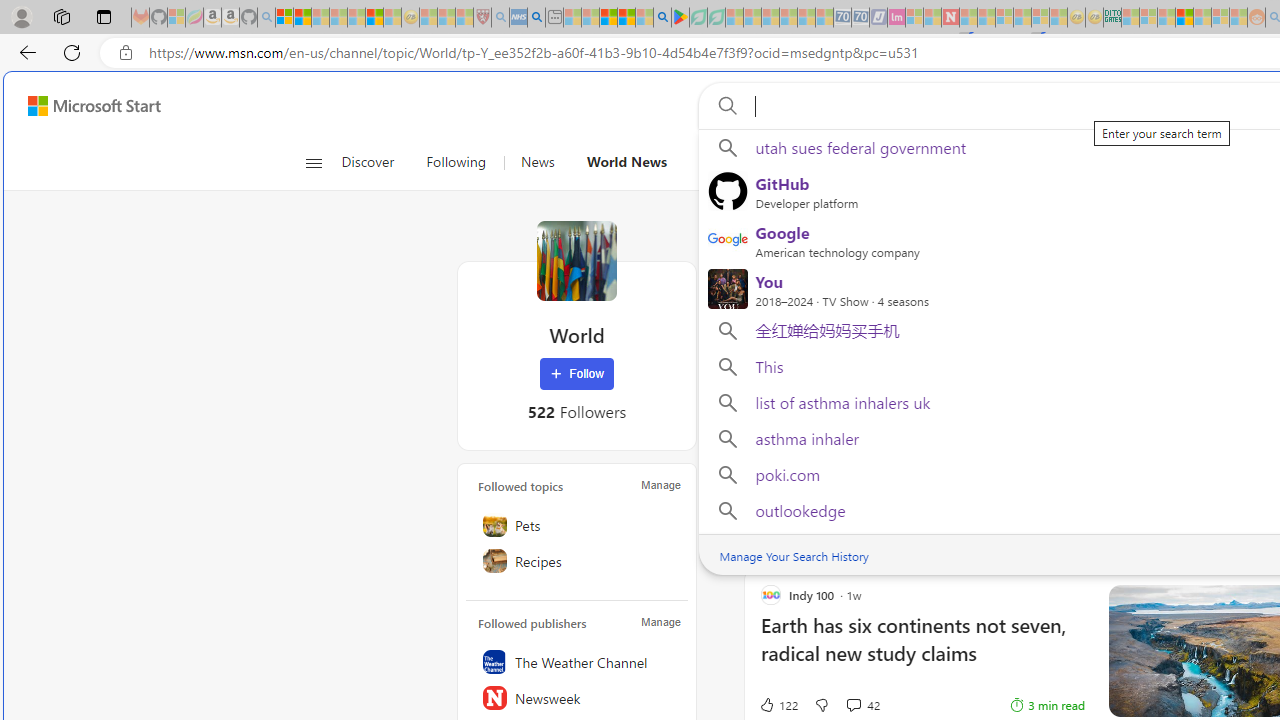  Describe the element at coordinates (536, 17) in the screenshot. I see `'utah sues federal government - Search'` at that location.